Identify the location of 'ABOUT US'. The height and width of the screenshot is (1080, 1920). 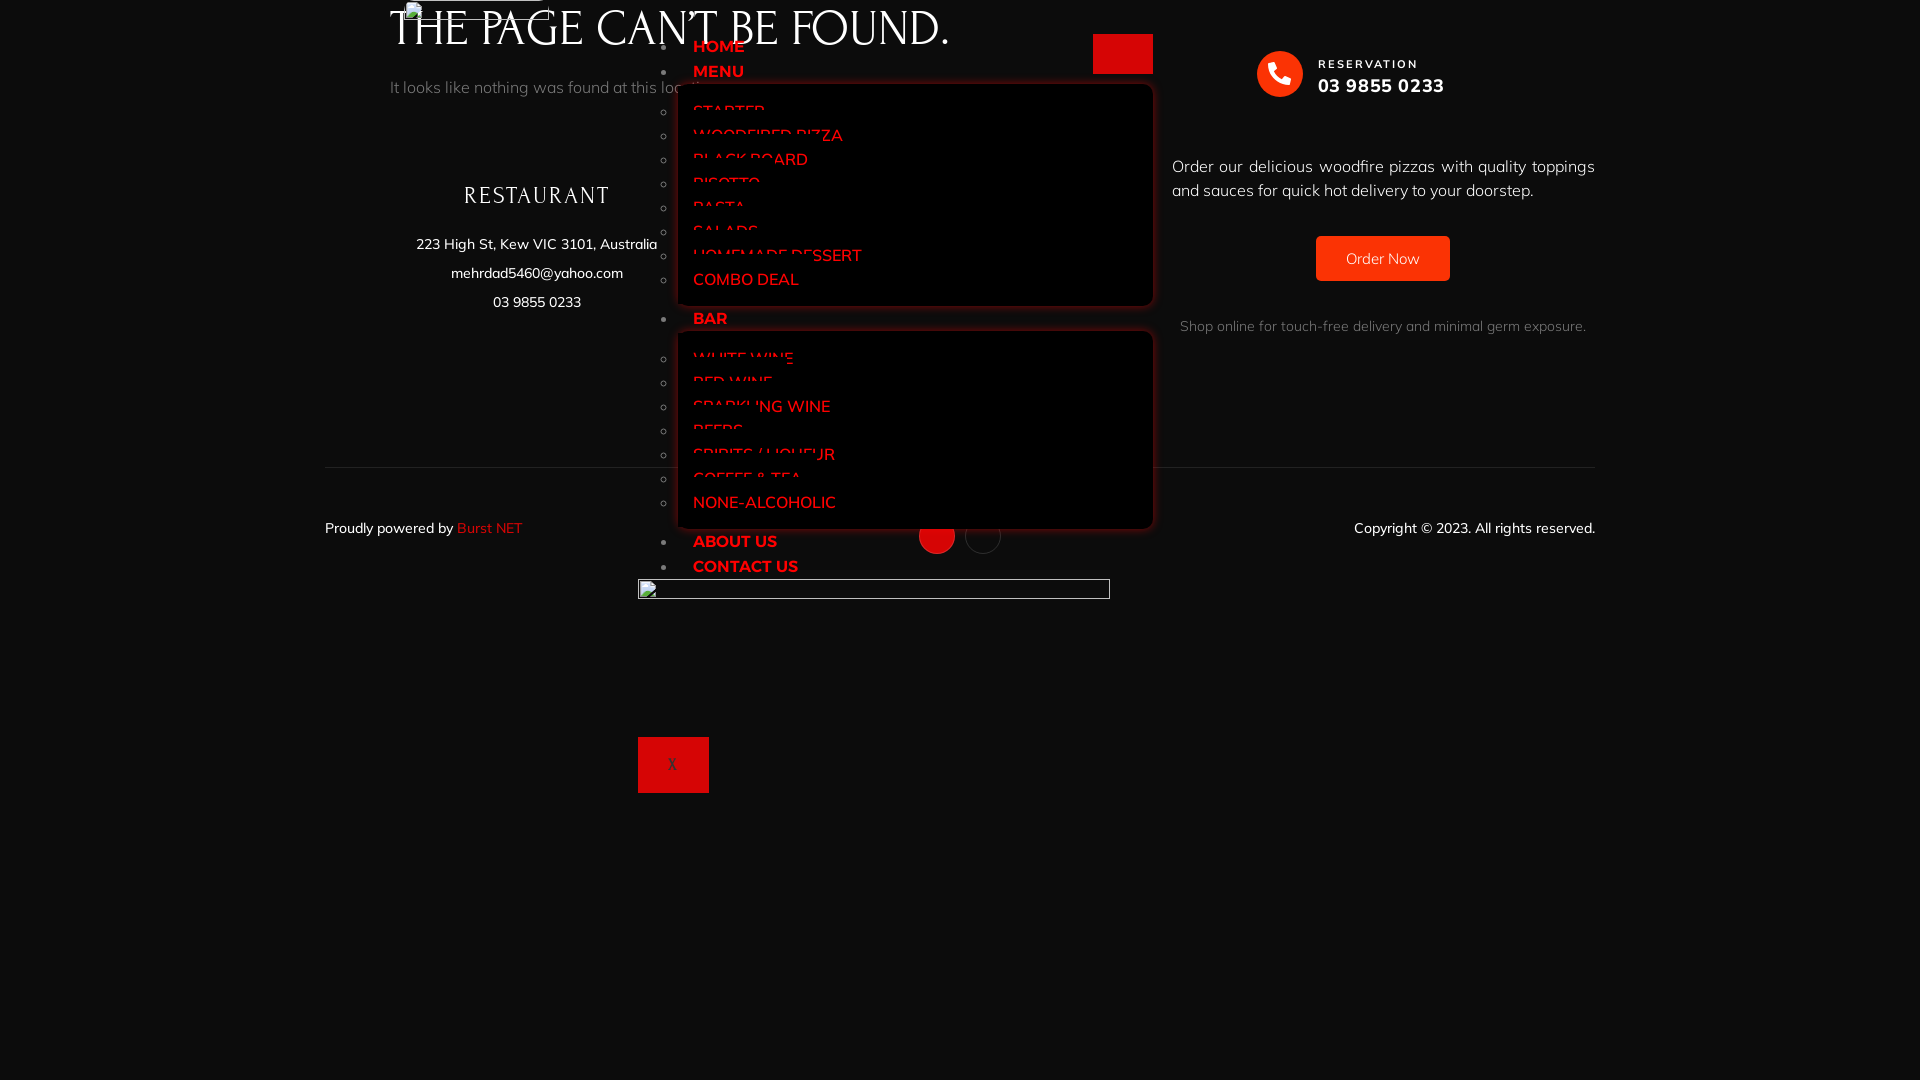
(733, 541).